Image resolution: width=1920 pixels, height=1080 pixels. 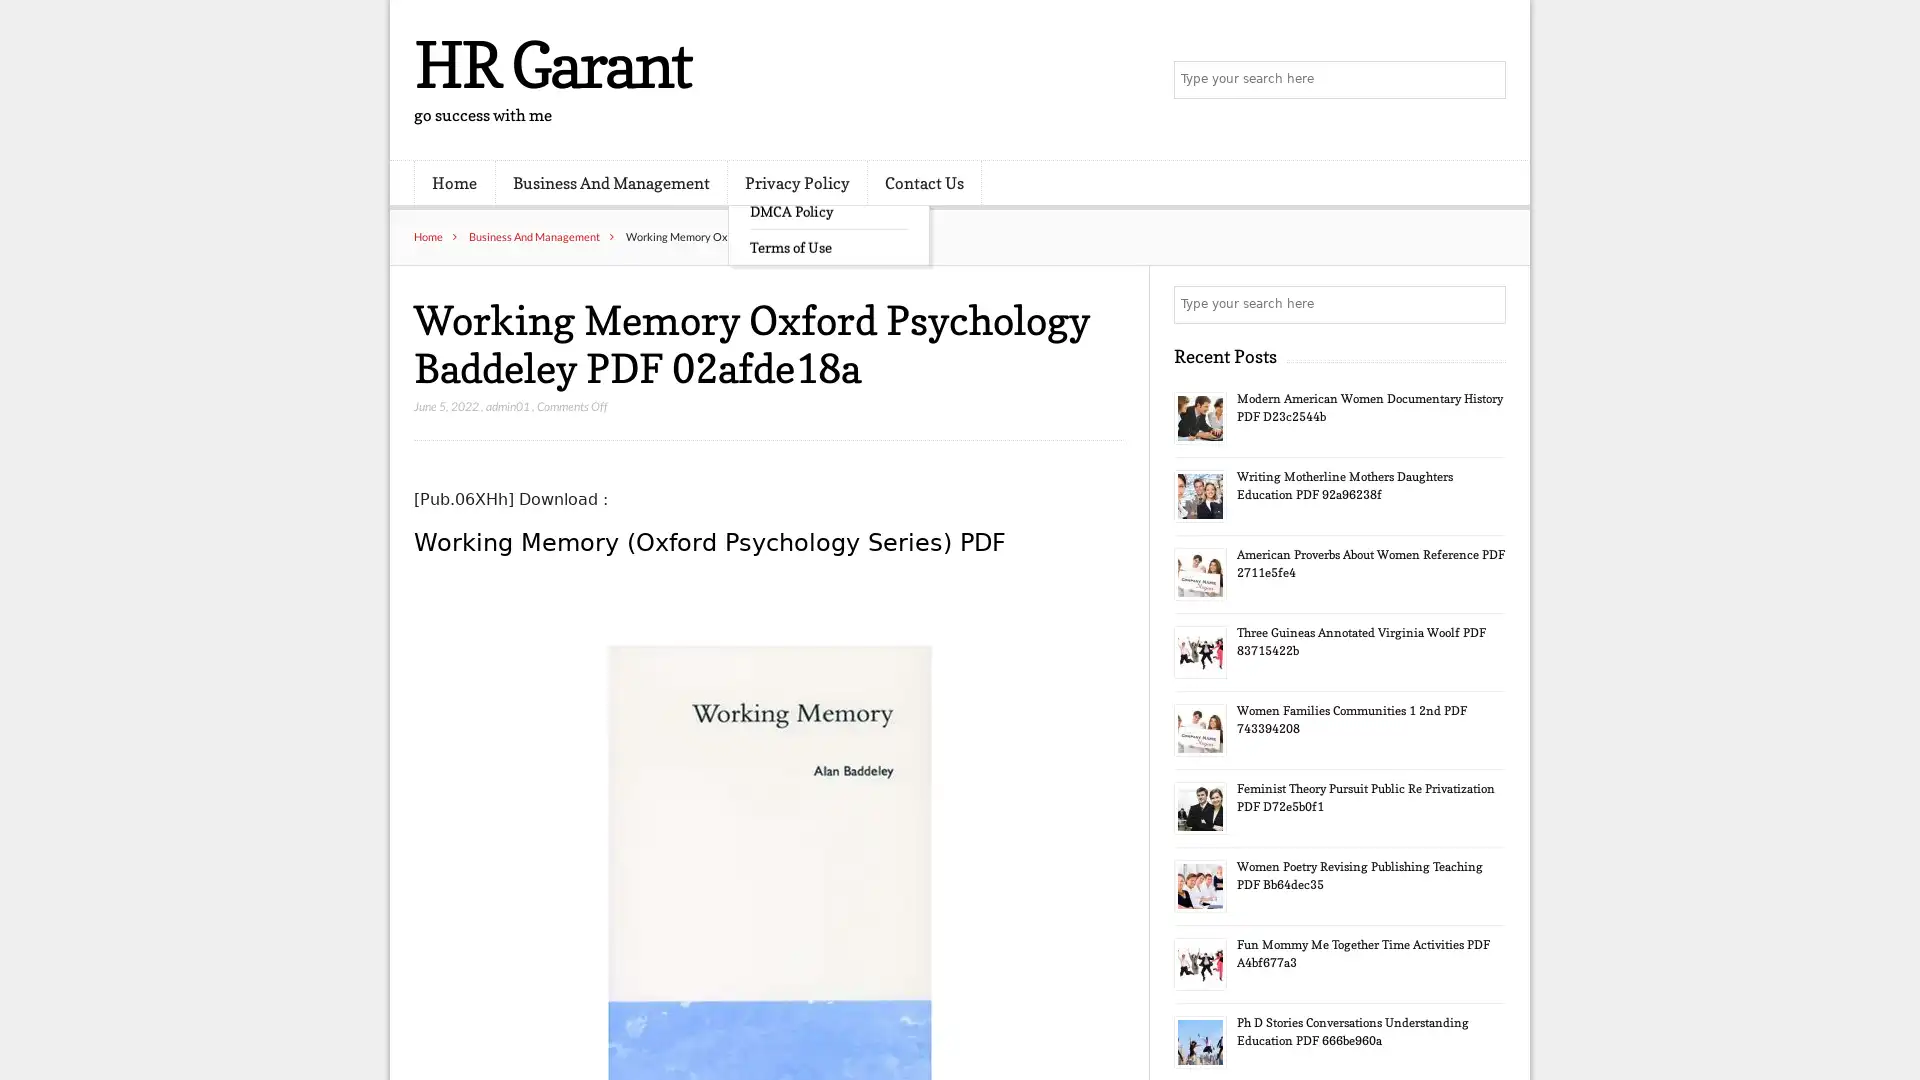 What do you see at coordinates (1485, 304) in the screenshot?
I see `Search` at bounding box center [1485, 304].